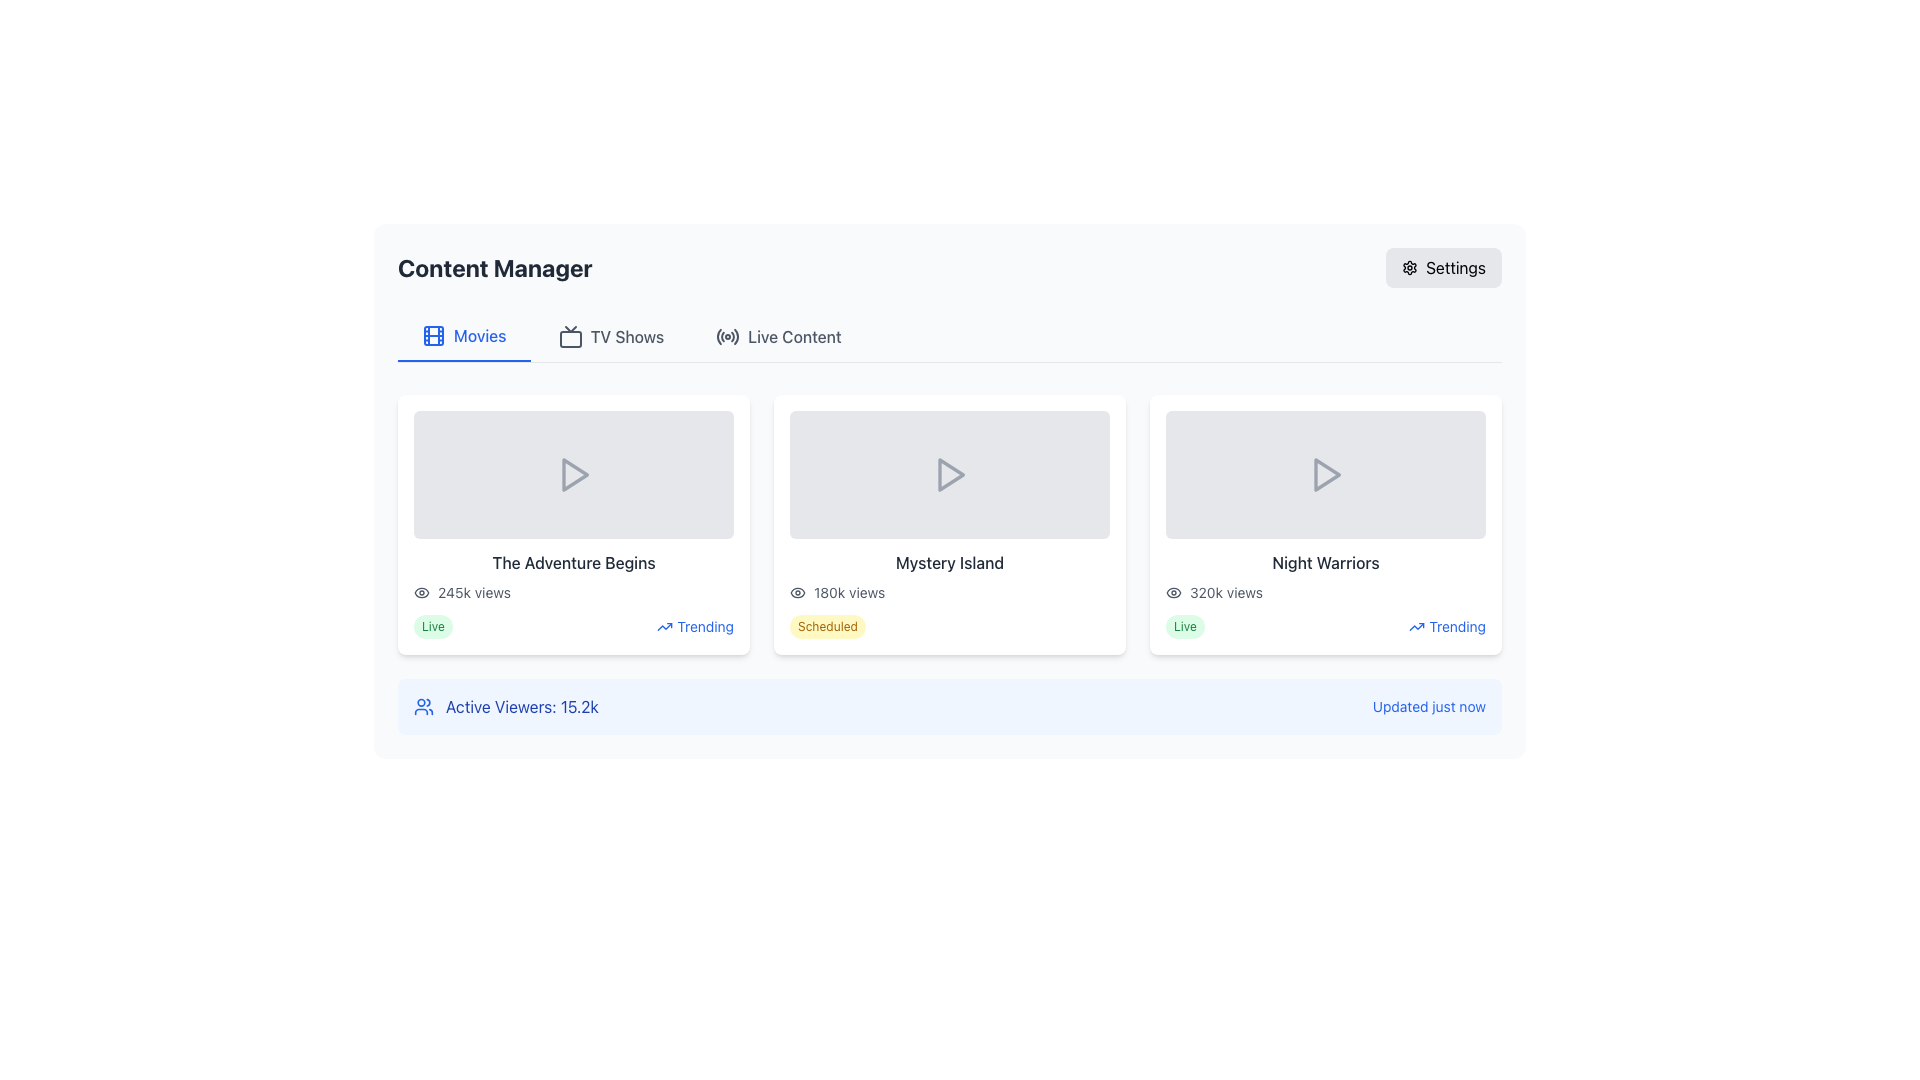 The width and height of the screenshot is (1920, 1080). What do you see at coordinates (432, 626) in the screenshot?
I see `the color coding of the Status label located in the bottom-left corner of the 'The Adventure Begins' card in the 'Movies' section, which indicates that the content is currently live and active` at bounding box center [432, 626].